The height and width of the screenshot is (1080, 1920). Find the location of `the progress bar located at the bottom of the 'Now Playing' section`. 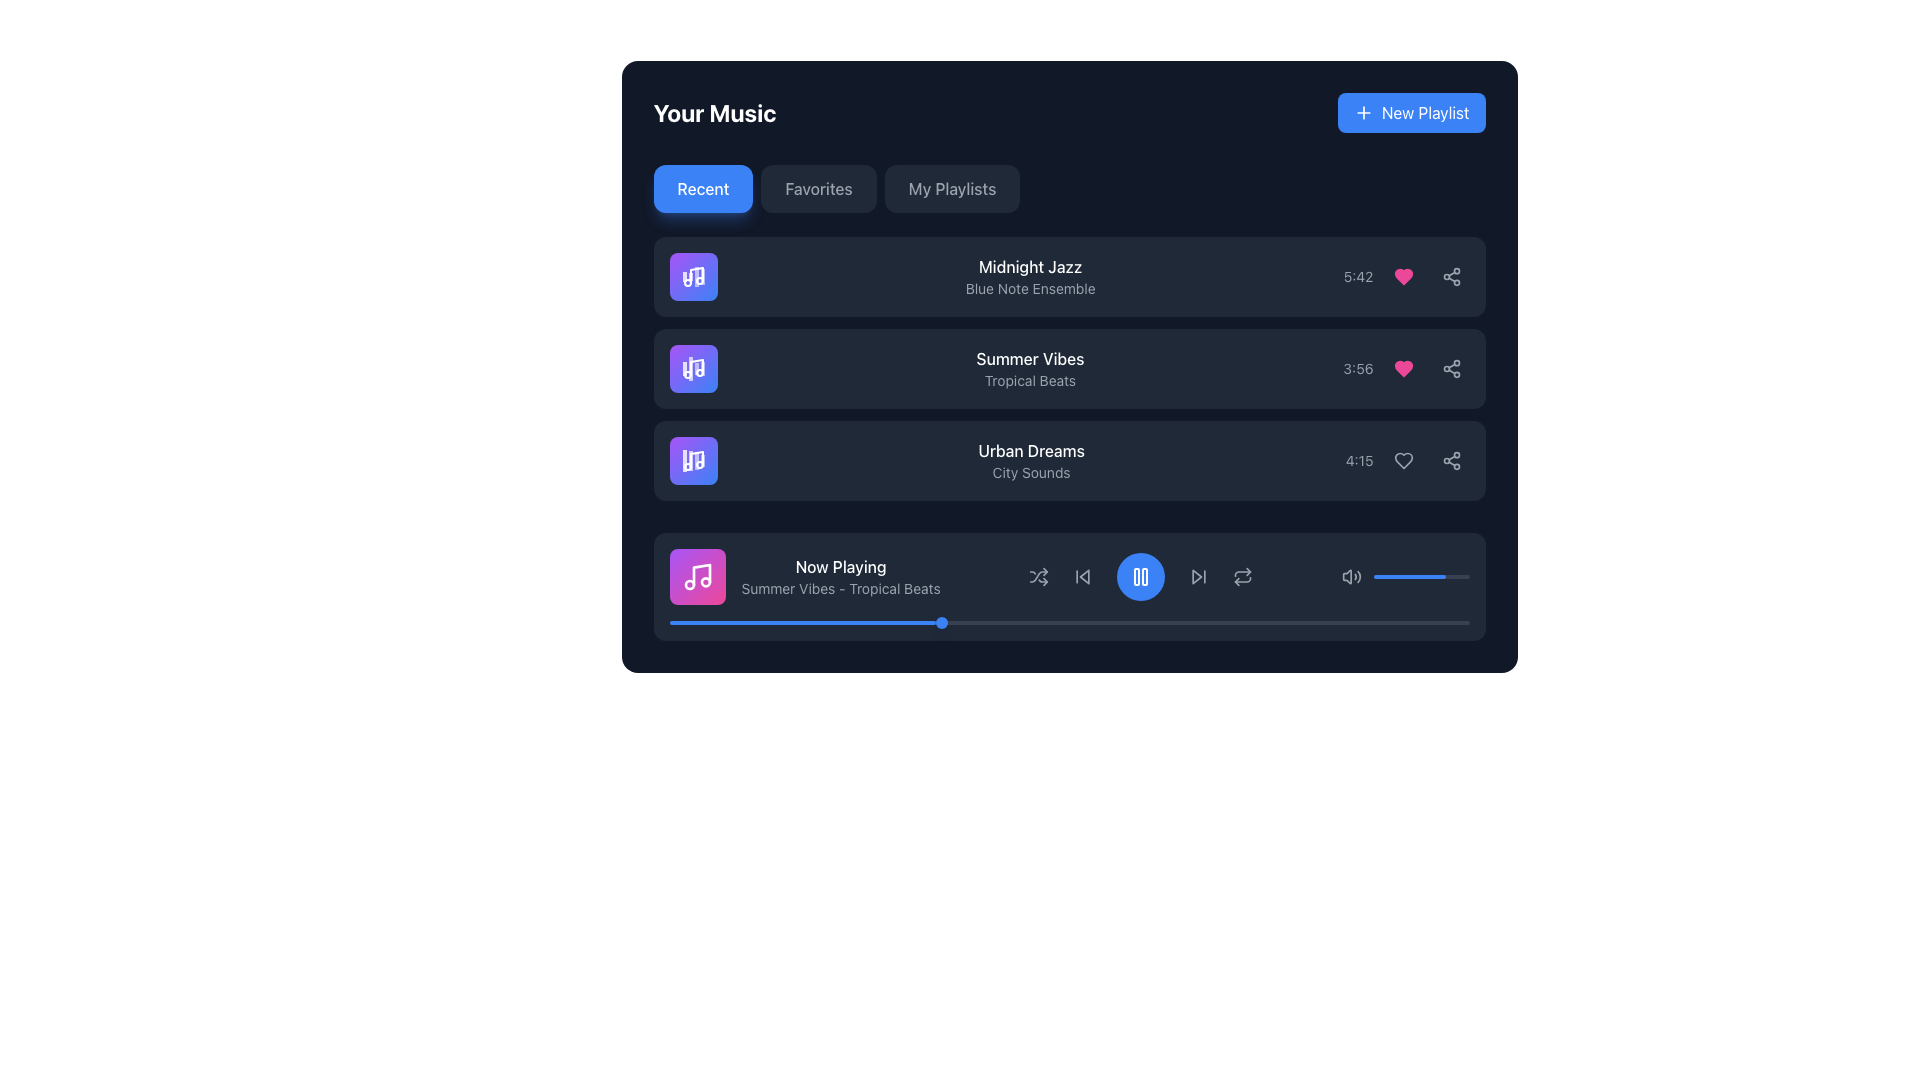

the progress bar located at the bottom of the 'Now Playing' section is located at coordinates (1068, 622).